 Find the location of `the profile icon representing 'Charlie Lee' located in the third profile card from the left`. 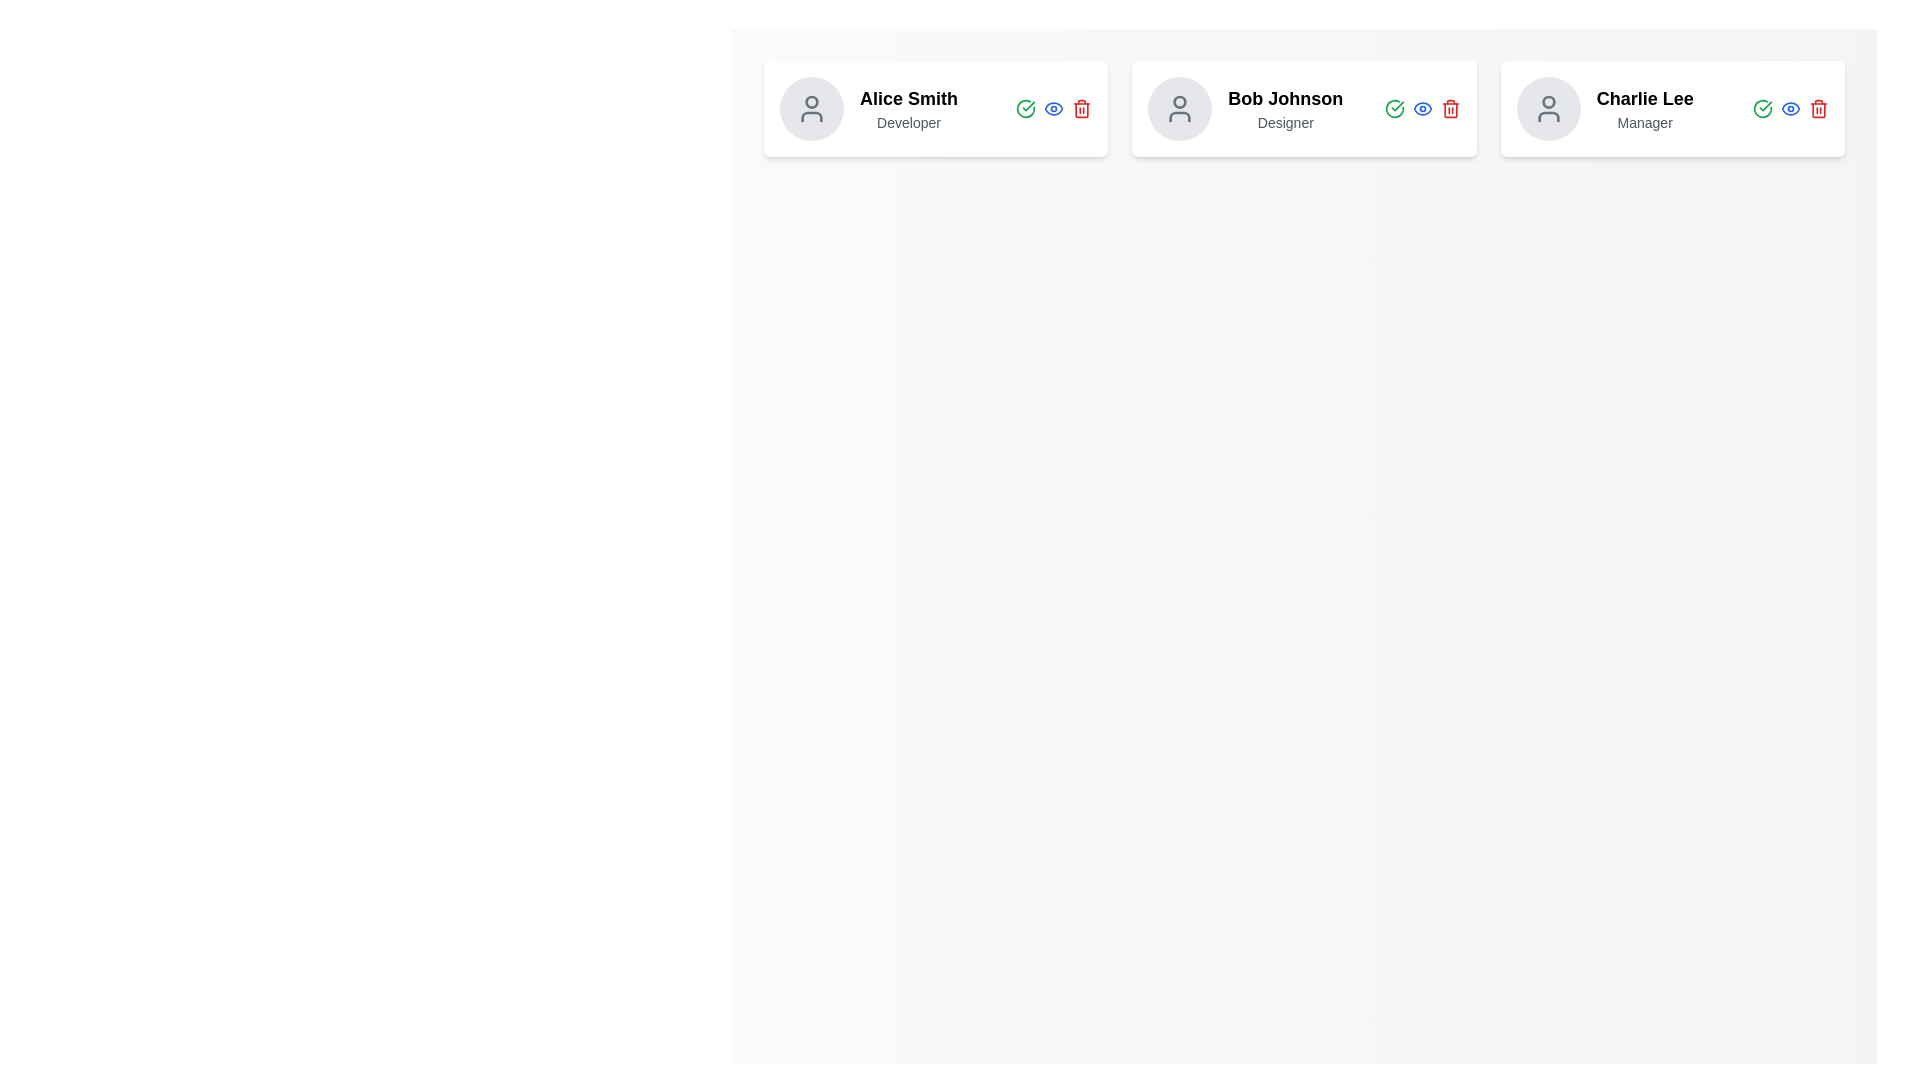

the profile icon representing 'Charlie Lee' located in the third profile card from the left is located at coordinates (1547, 108).